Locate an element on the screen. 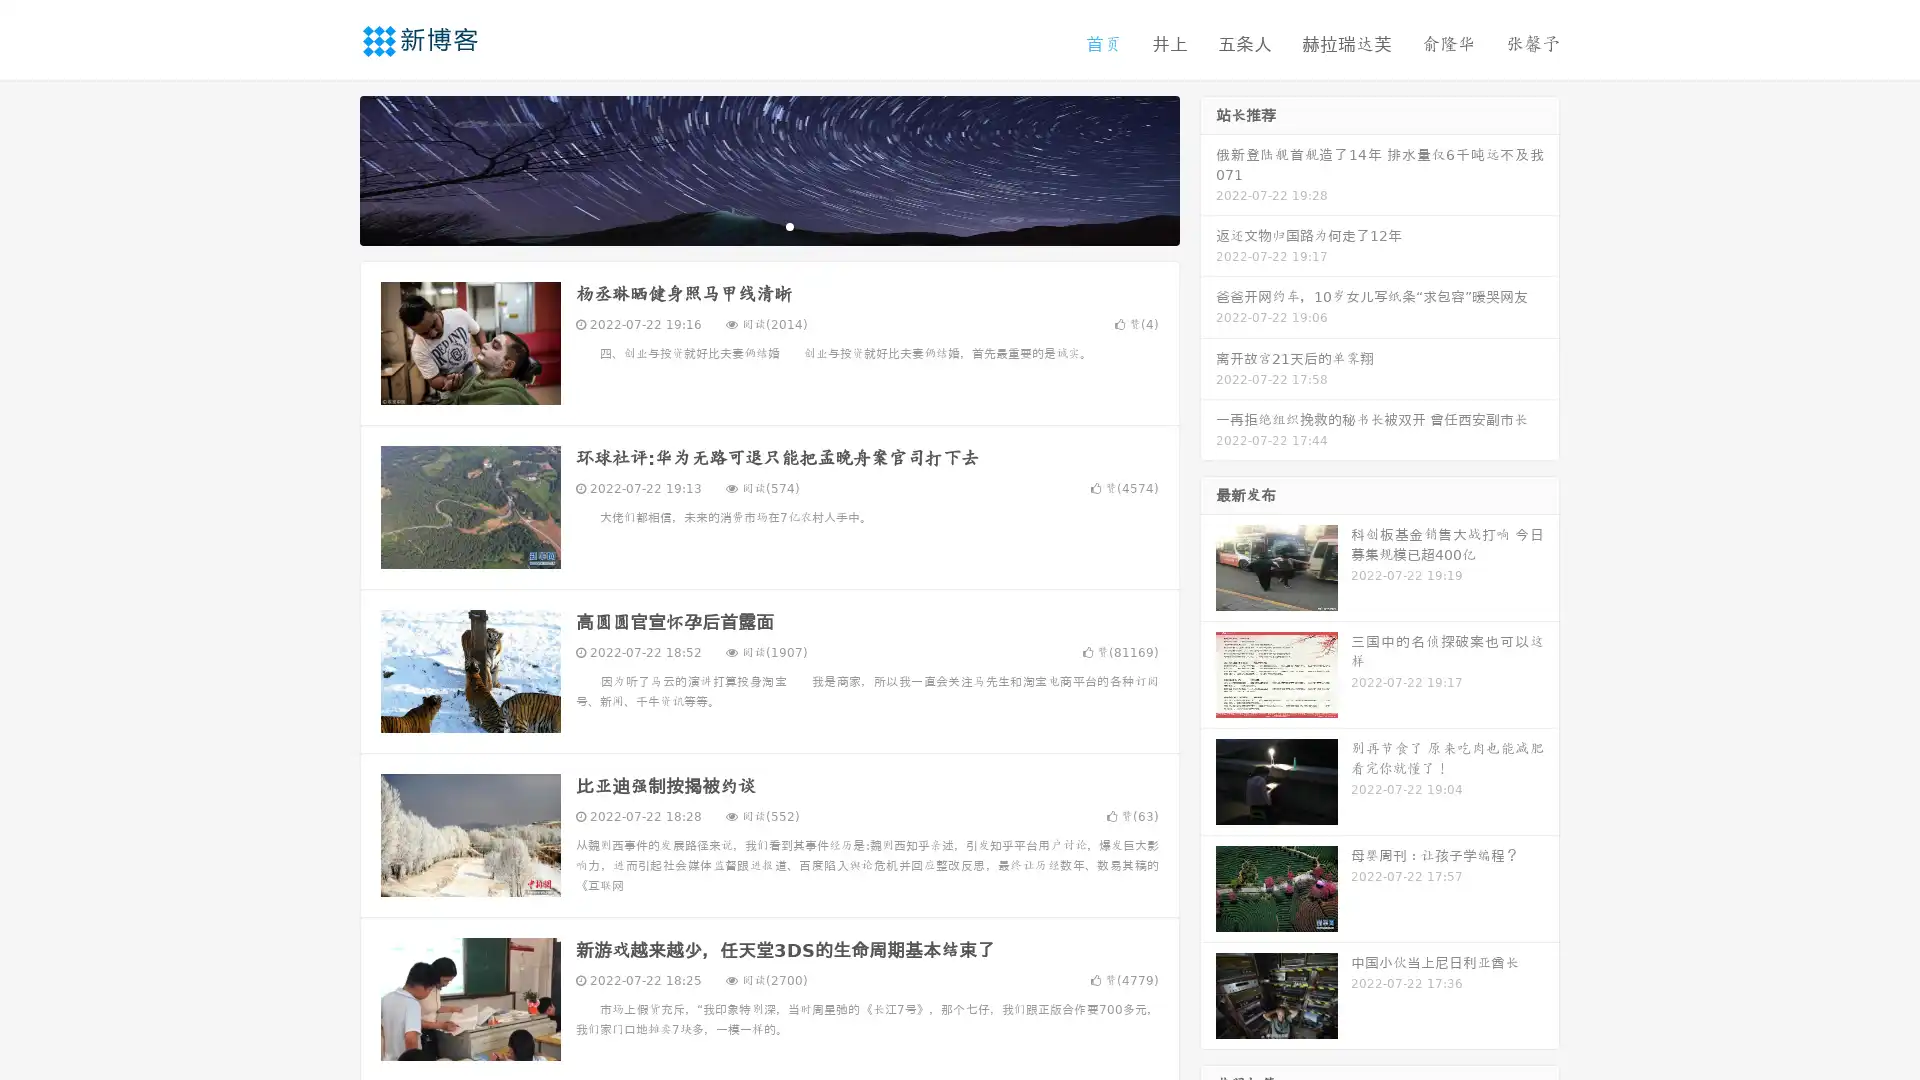  Go to slide 1 is located at coordinates (748, 225).